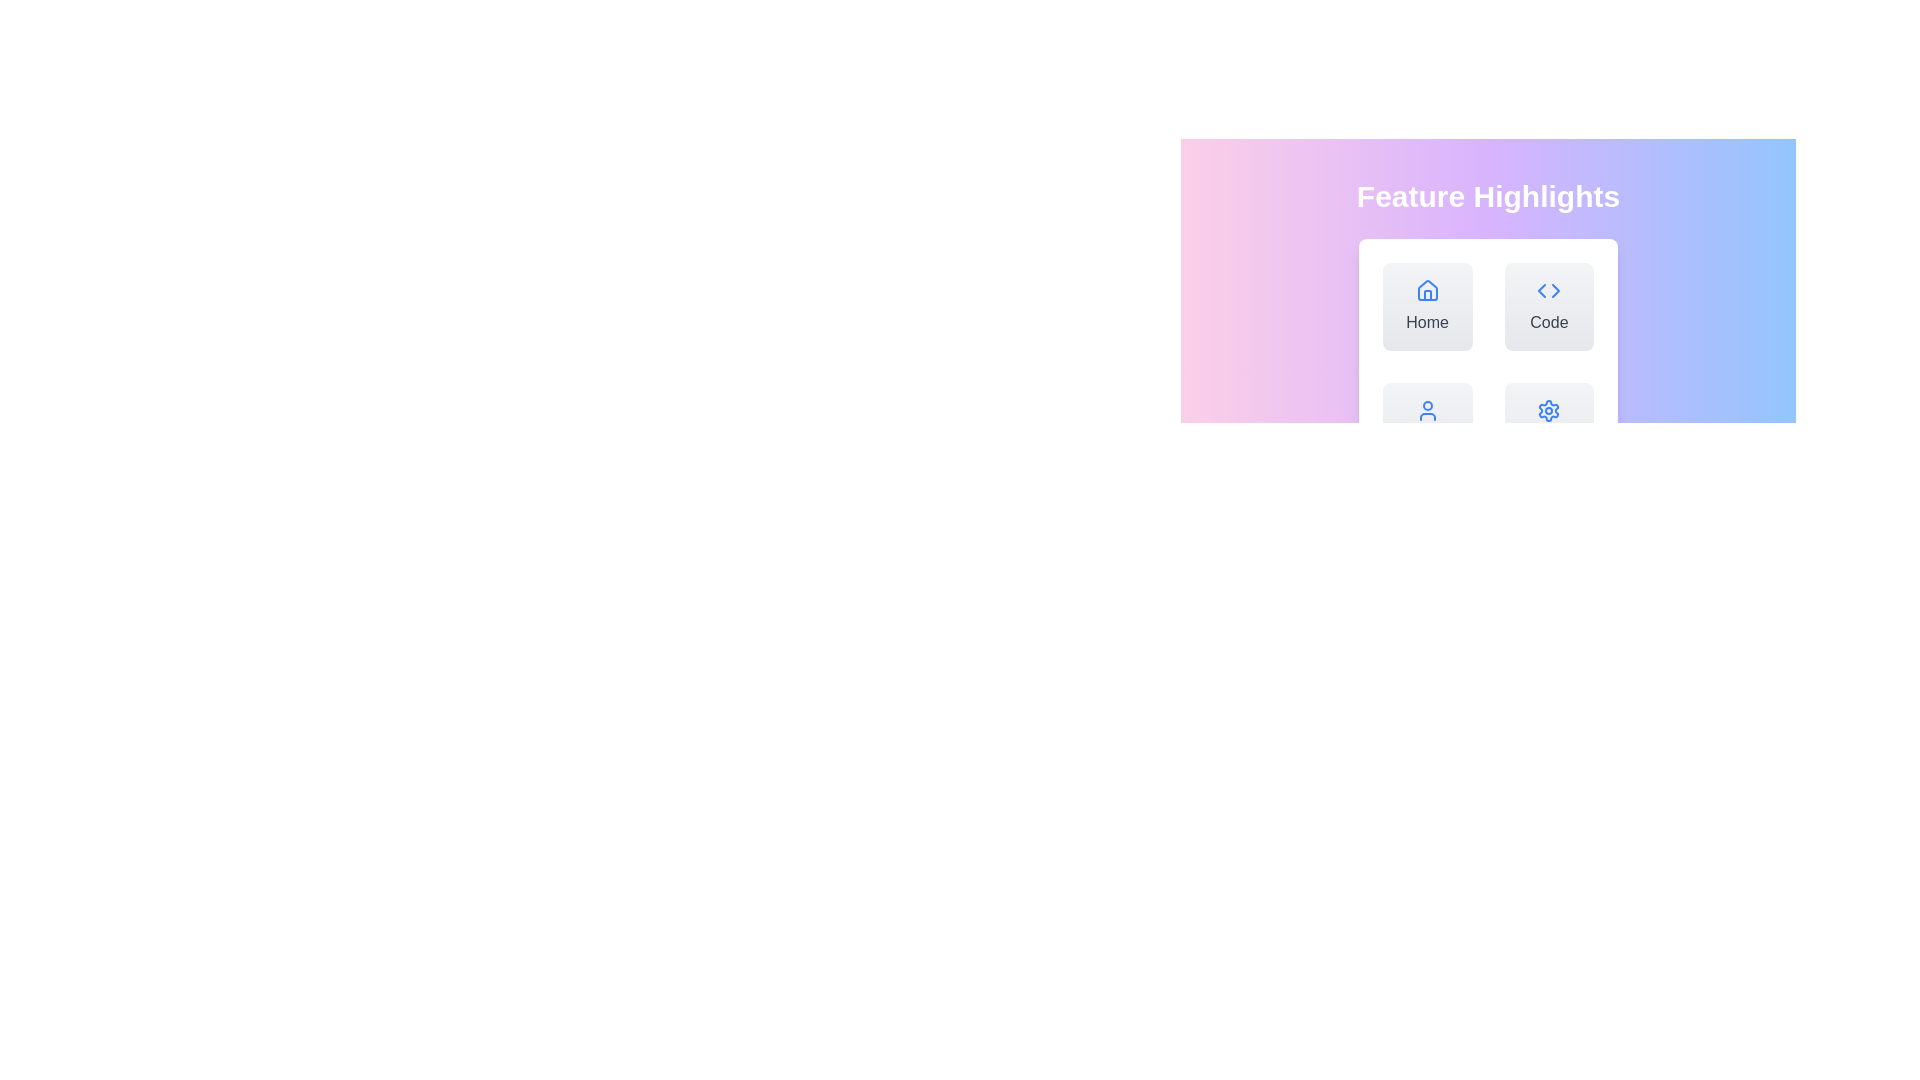  Describe the element at coordinates (1426, 295) in the screenshot. I see `the 'Home' button which contains the house icon and its door element, located at the top-left of the grid layout` at that location.